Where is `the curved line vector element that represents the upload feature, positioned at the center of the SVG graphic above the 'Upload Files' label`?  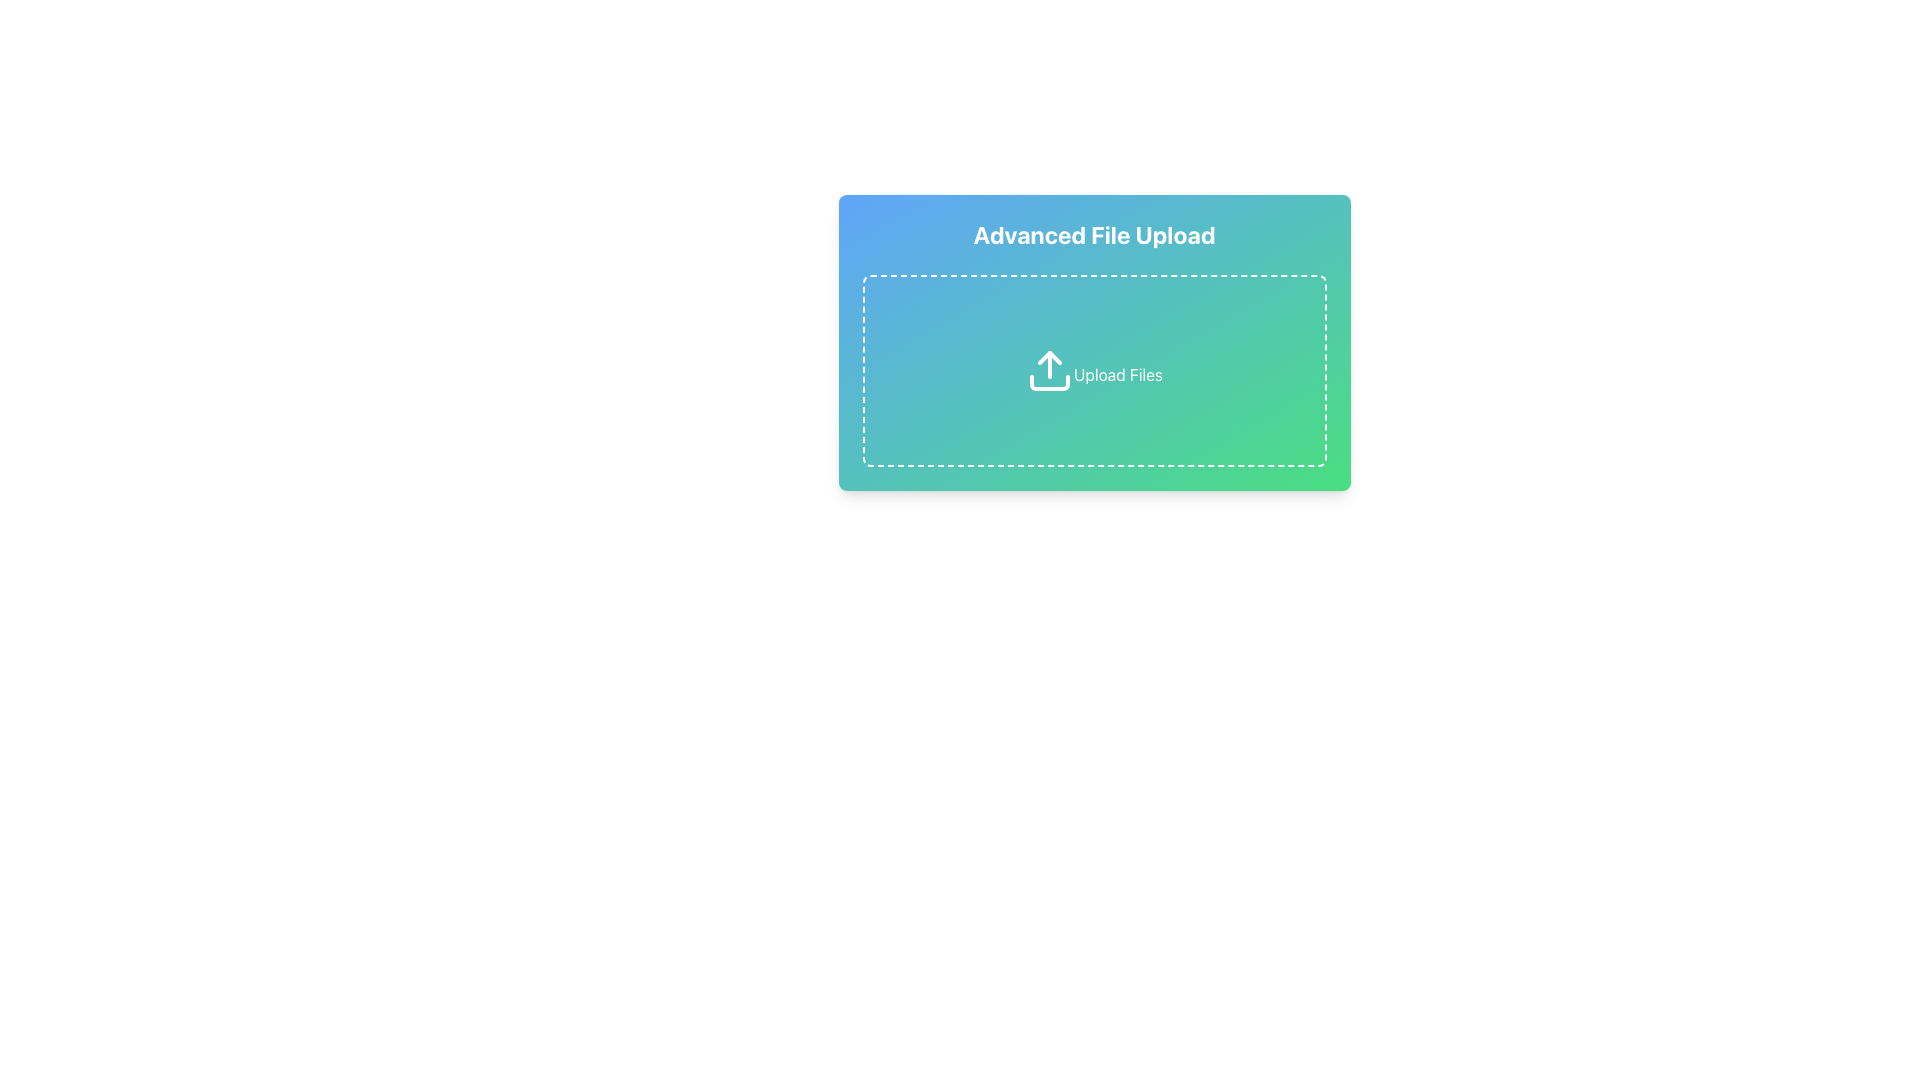 the curved line vector element that represents the upload feature, positioned at the center of the SVG graphic above the 'Upload Files' label is located at coordinates (1048, 382).